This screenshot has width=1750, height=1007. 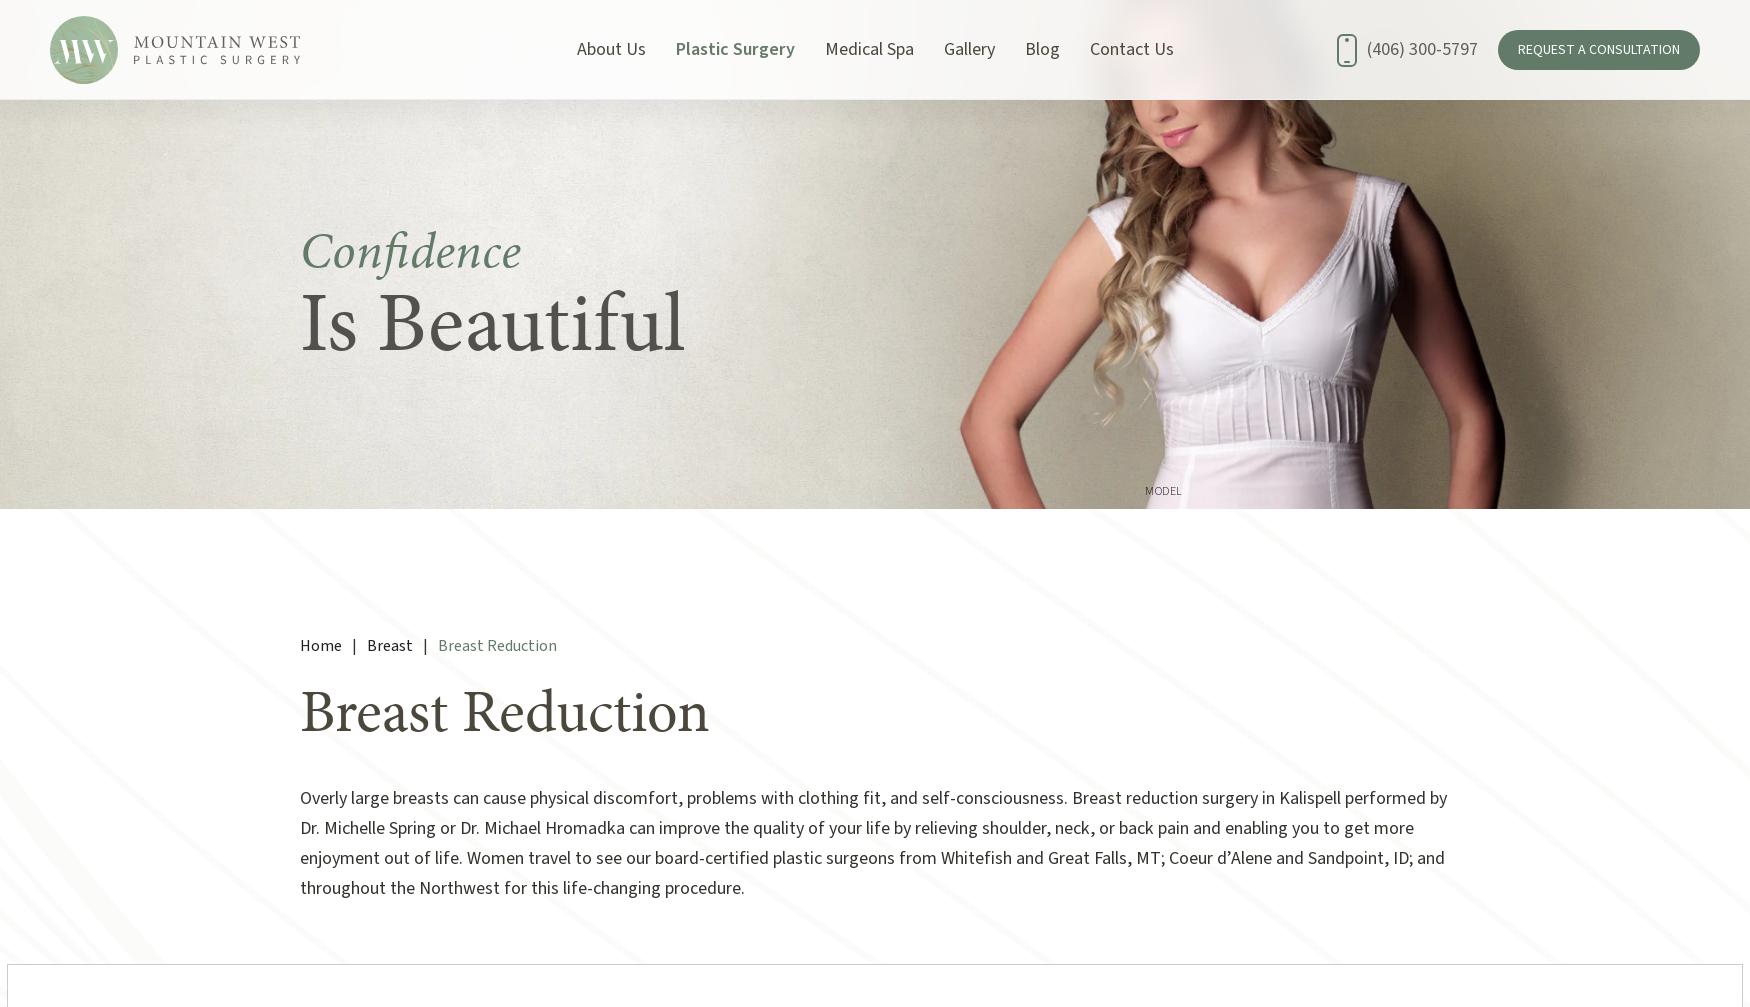 What do you see at coordinates (320, 644) in the screenshot?
I see `'Home'` at bounding box center [320, 644].